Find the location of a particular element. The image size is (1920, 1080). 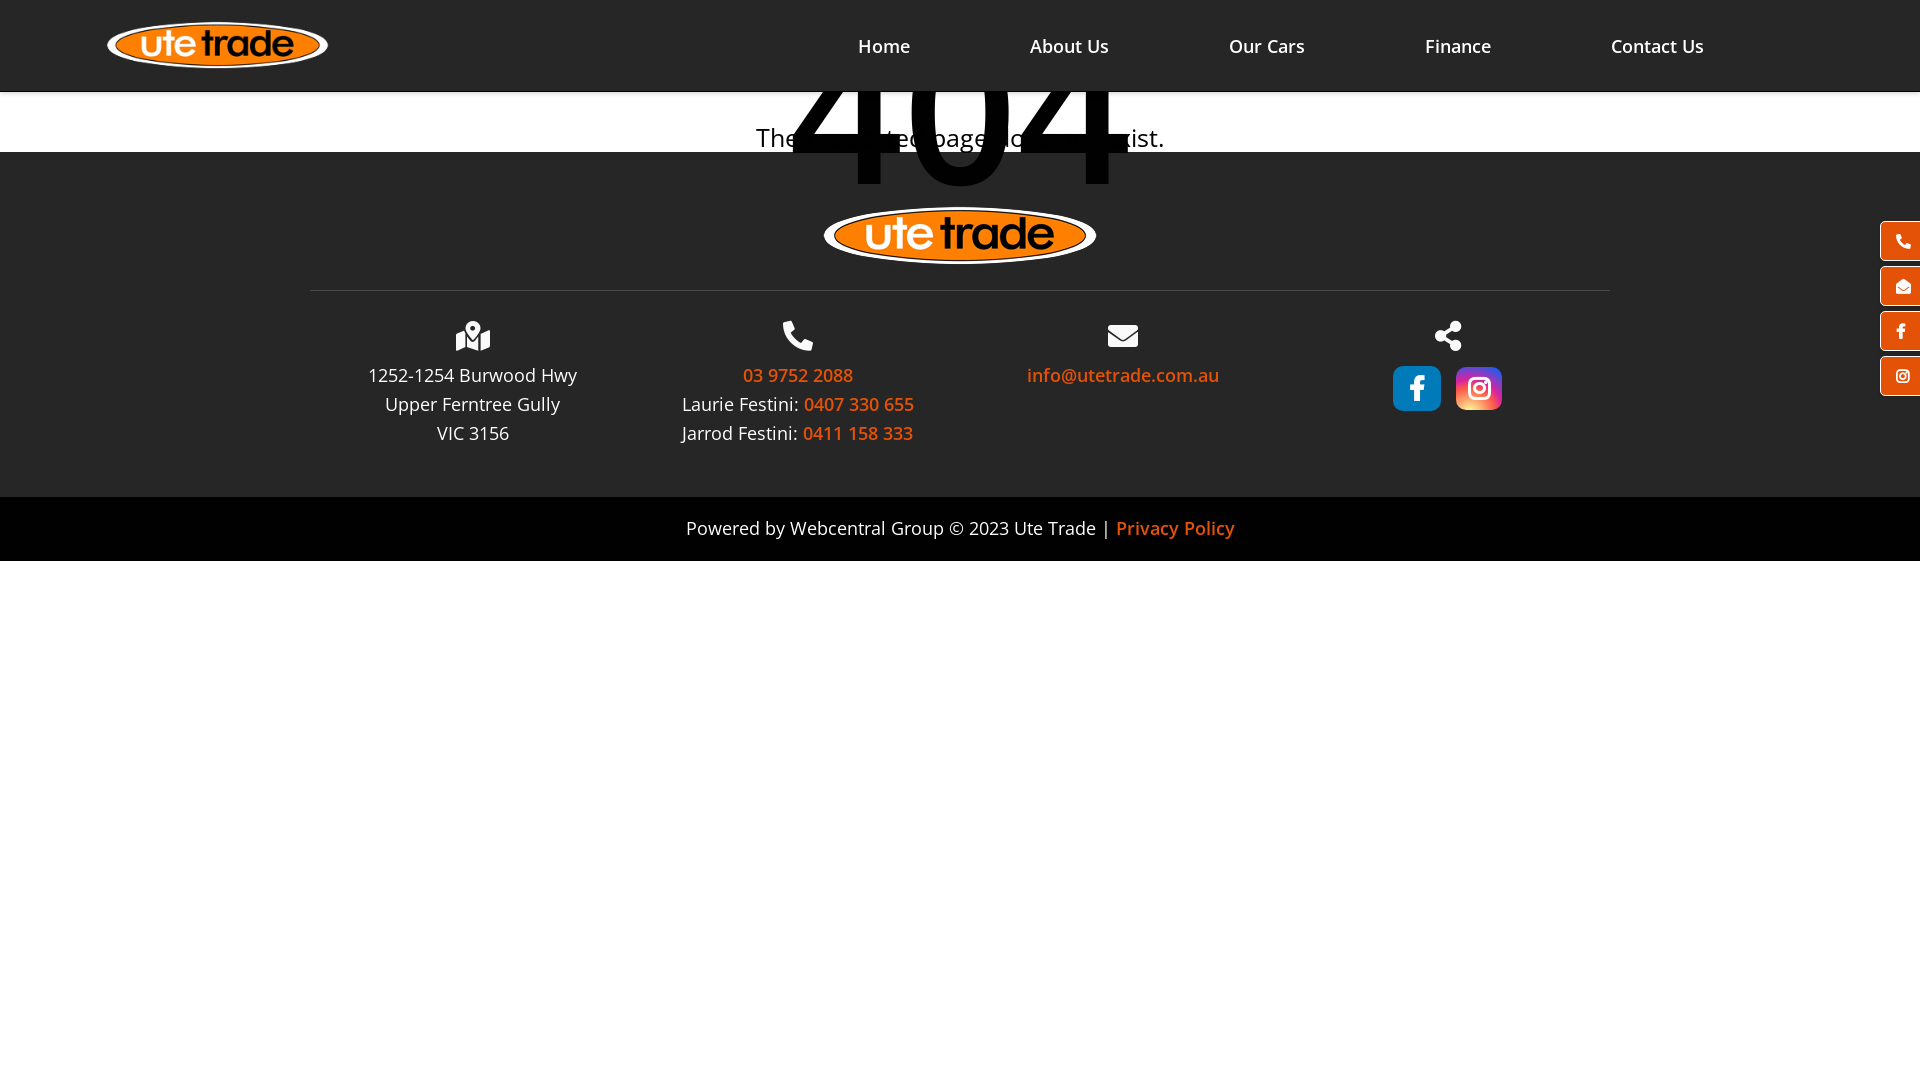

'Finance' is located at coordinates (1424, 45).